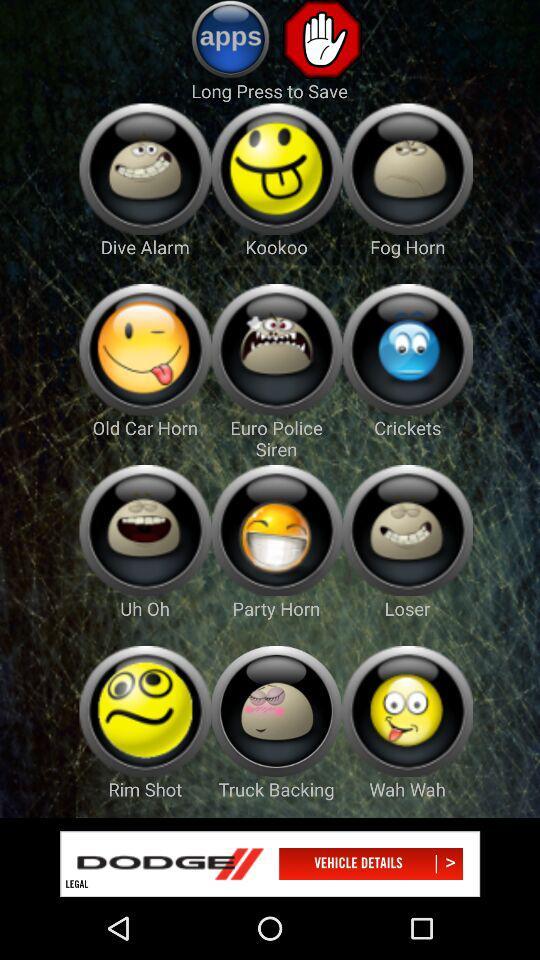 The height and width of the screenshot is (960, 540). I want to click on the 3rd emoji from the 3rd row, so click(406, 529).